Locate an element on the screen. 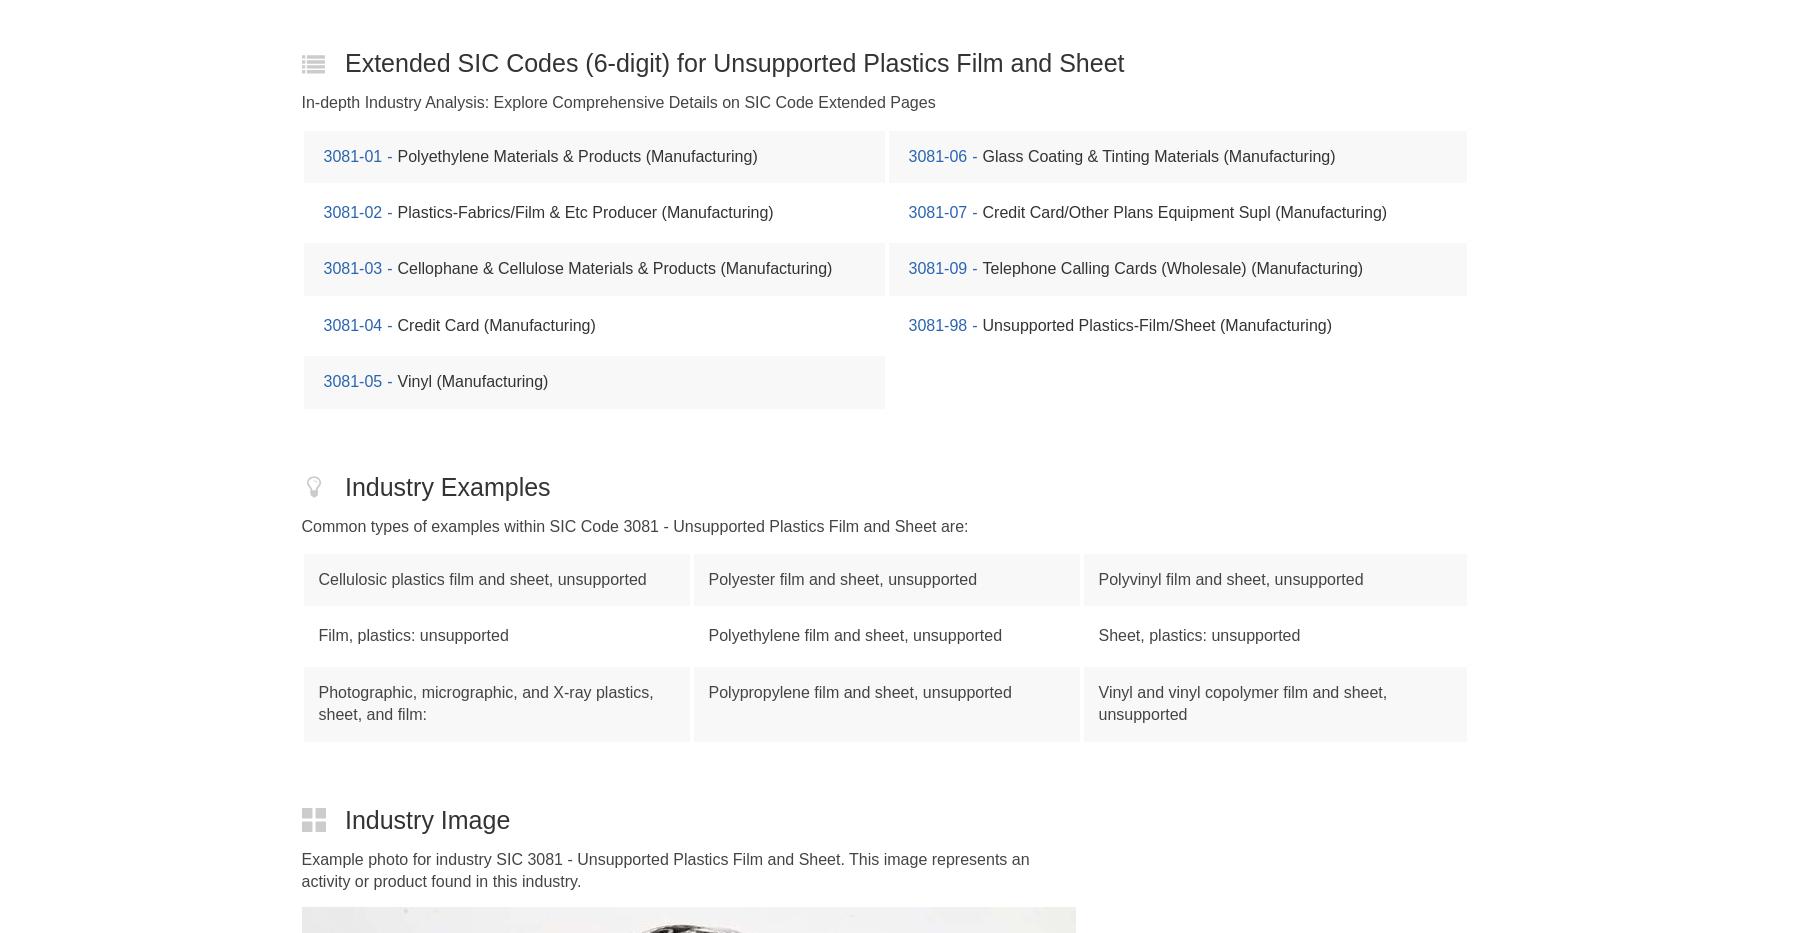 This screenshot has width=1803, height=933. 'Cellulosic plastics film and sheet, unsupported' is located at coordinates (481, 579).